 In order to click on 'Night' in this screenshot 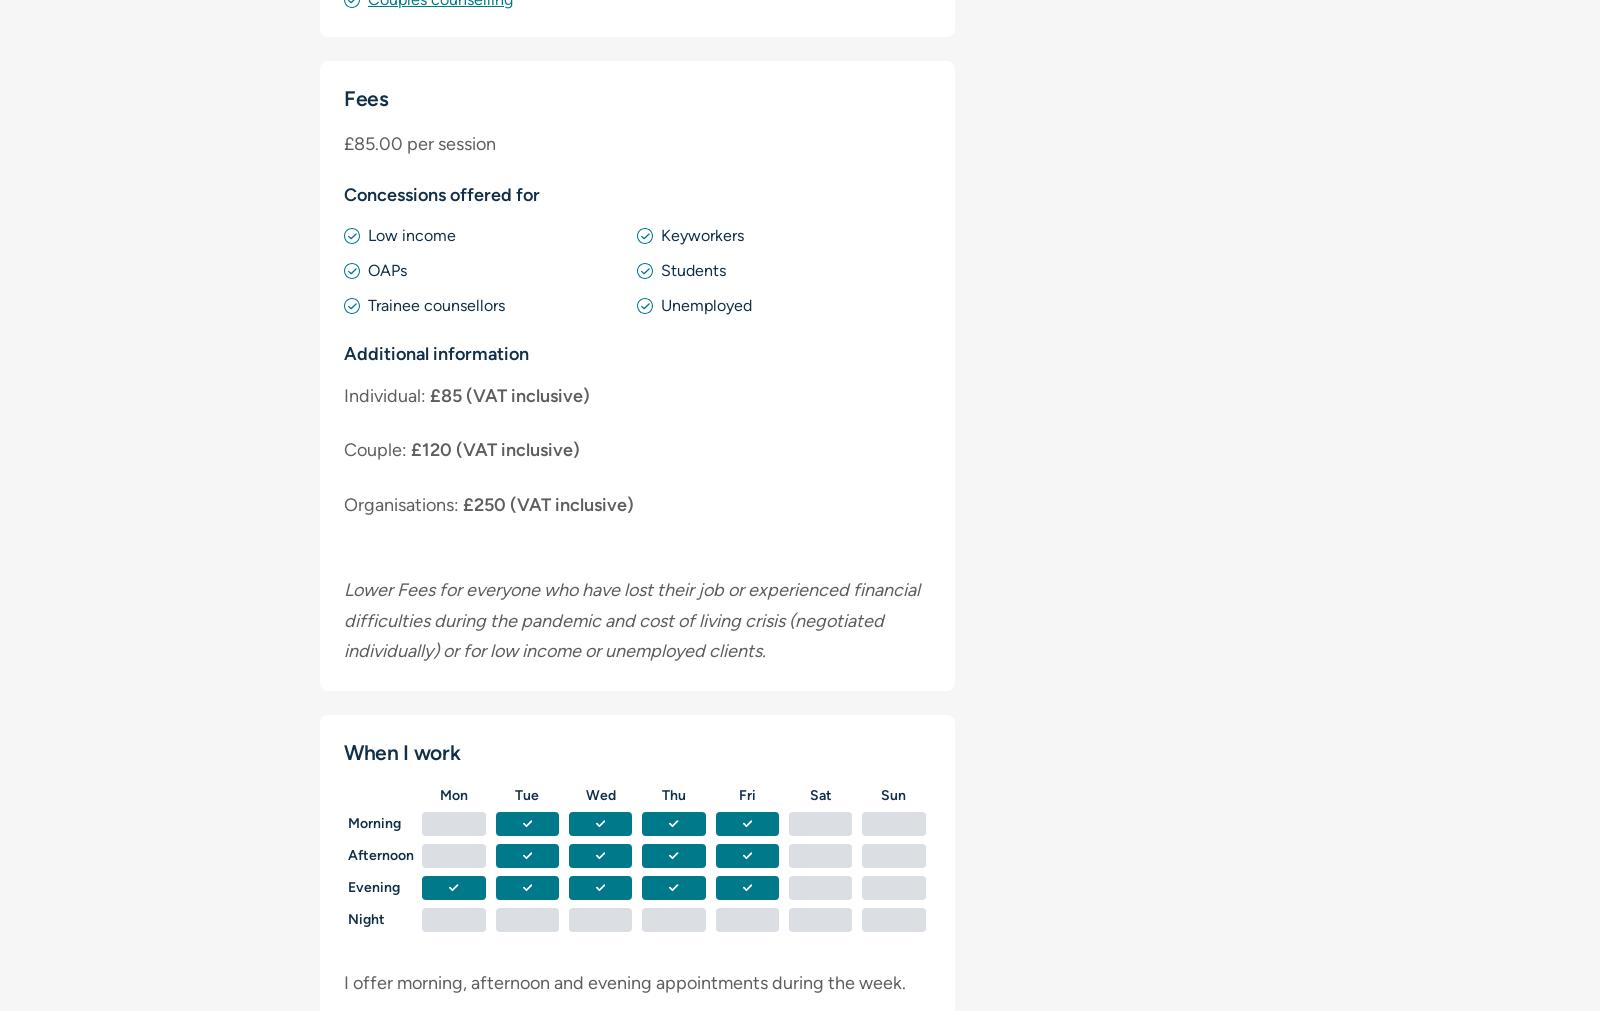, I will do `click(348, 919)`.